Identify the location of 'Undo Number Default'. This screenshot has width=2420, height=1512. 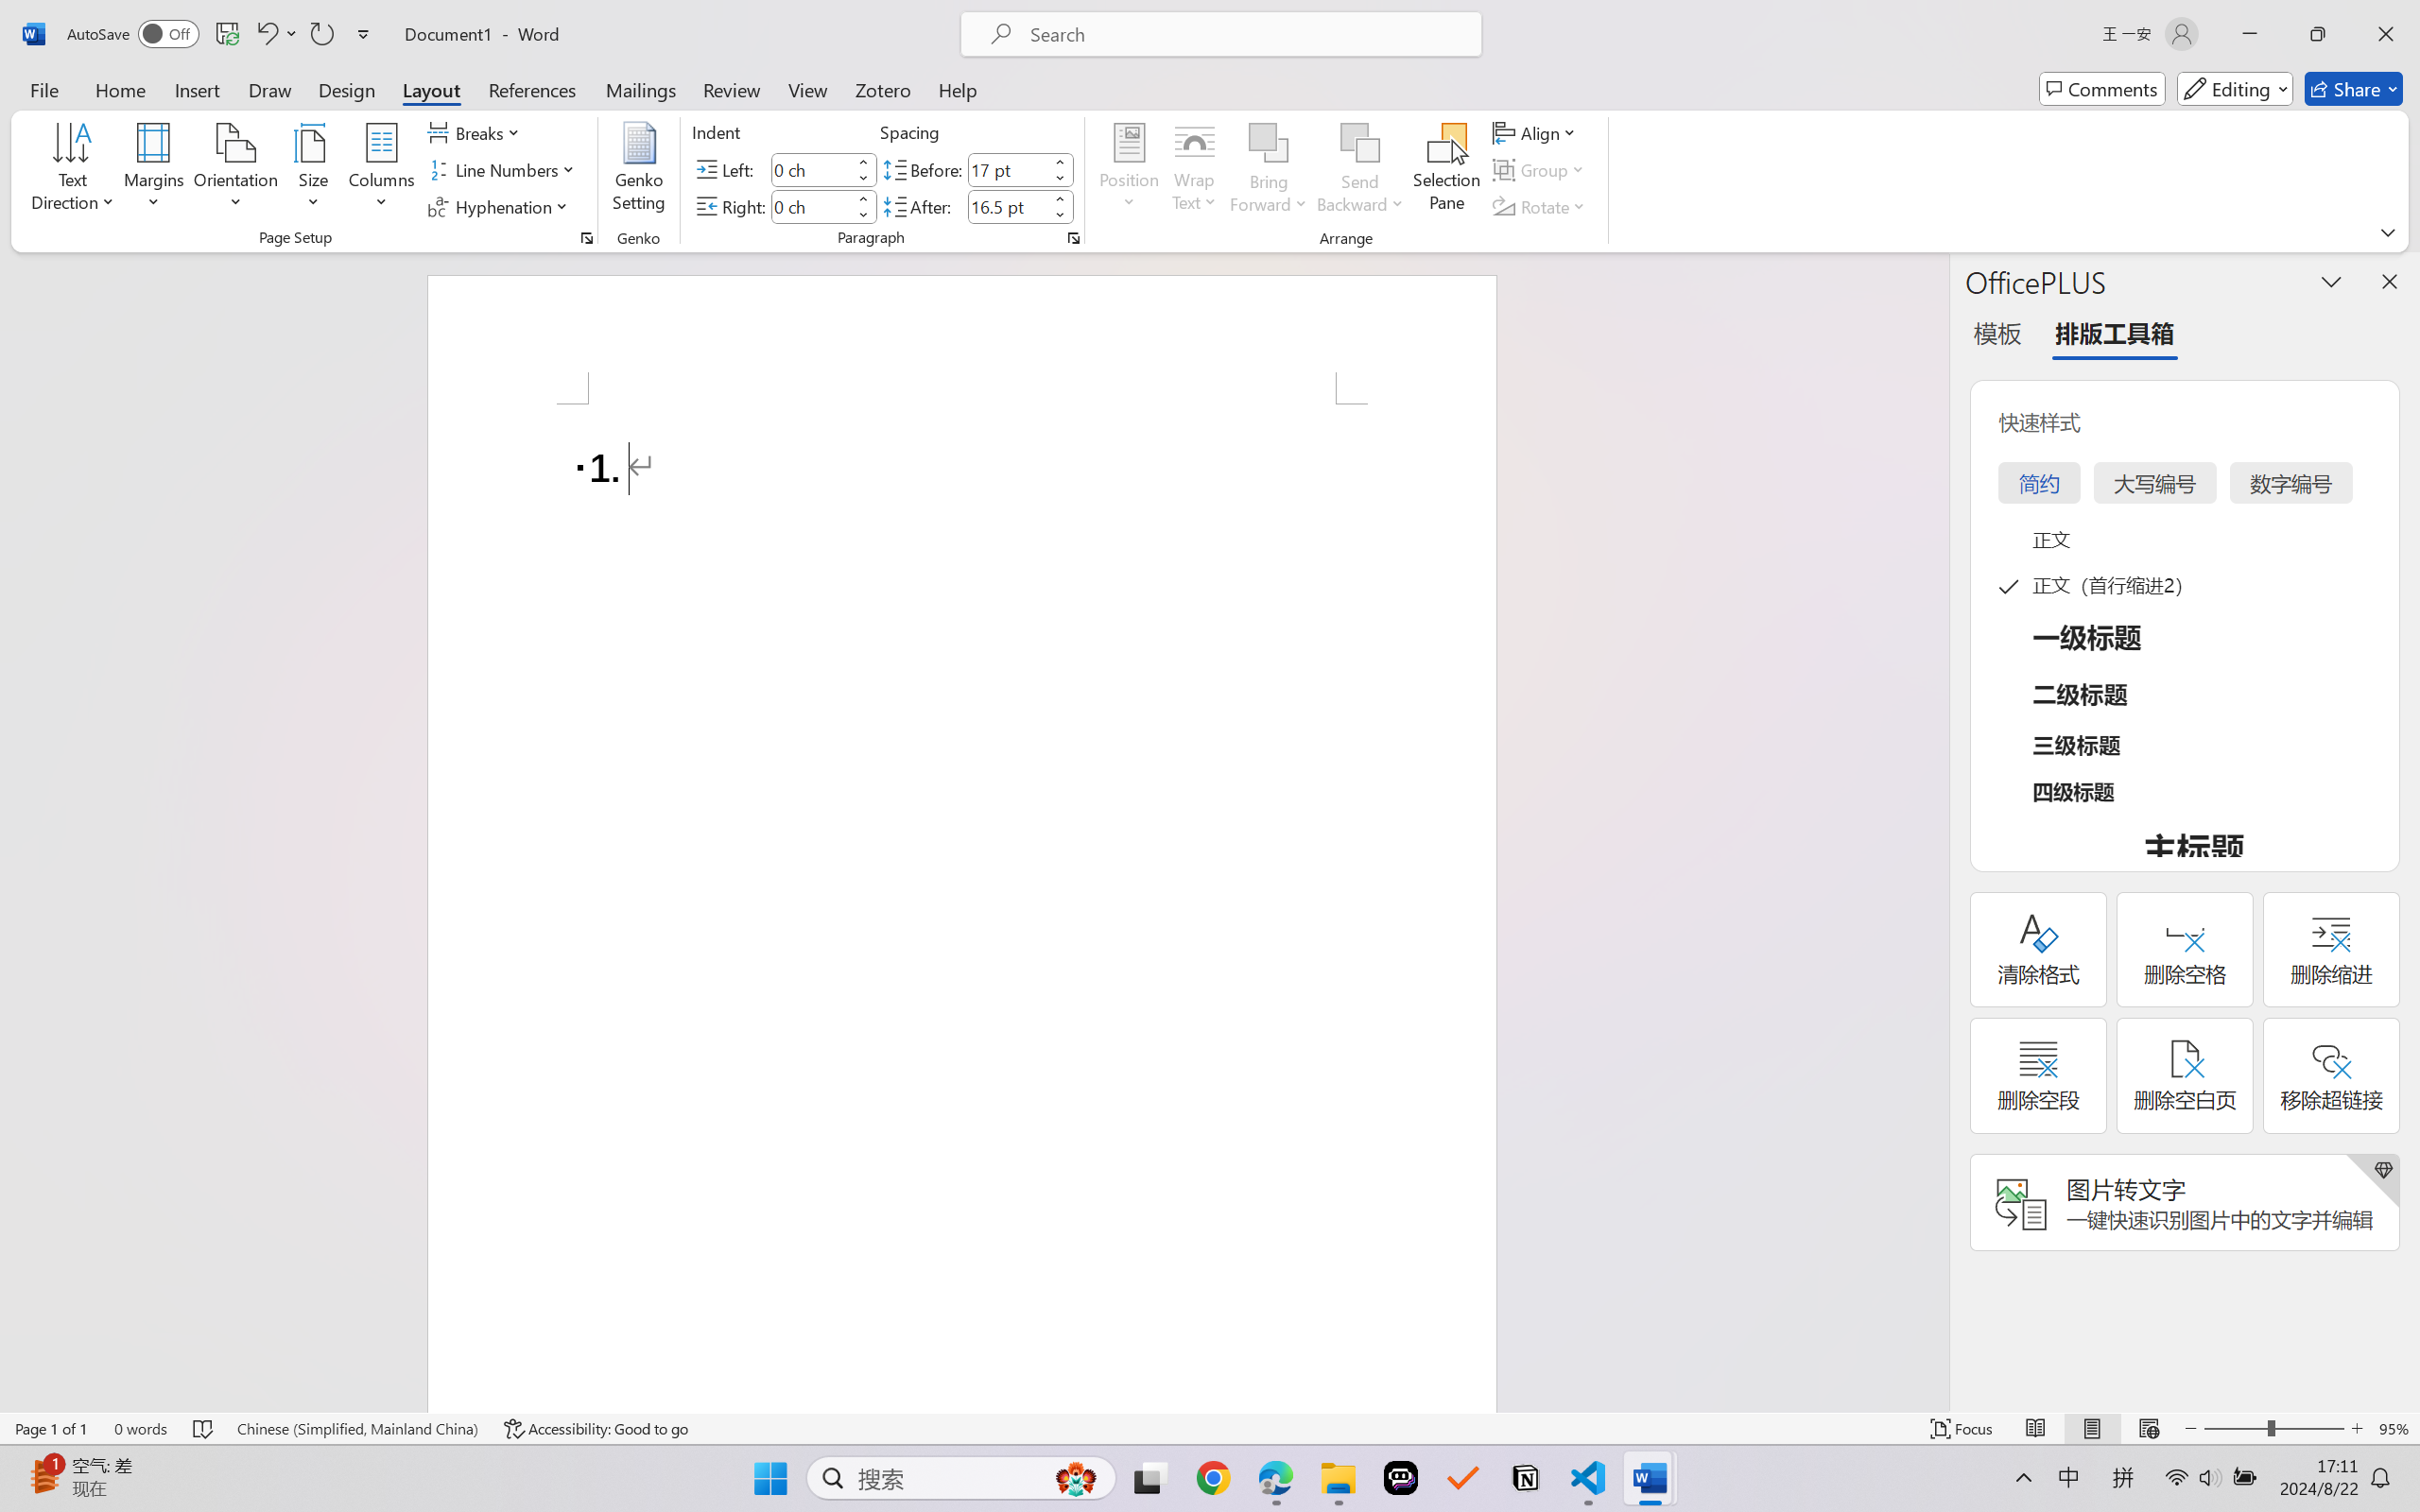
(274, 33).